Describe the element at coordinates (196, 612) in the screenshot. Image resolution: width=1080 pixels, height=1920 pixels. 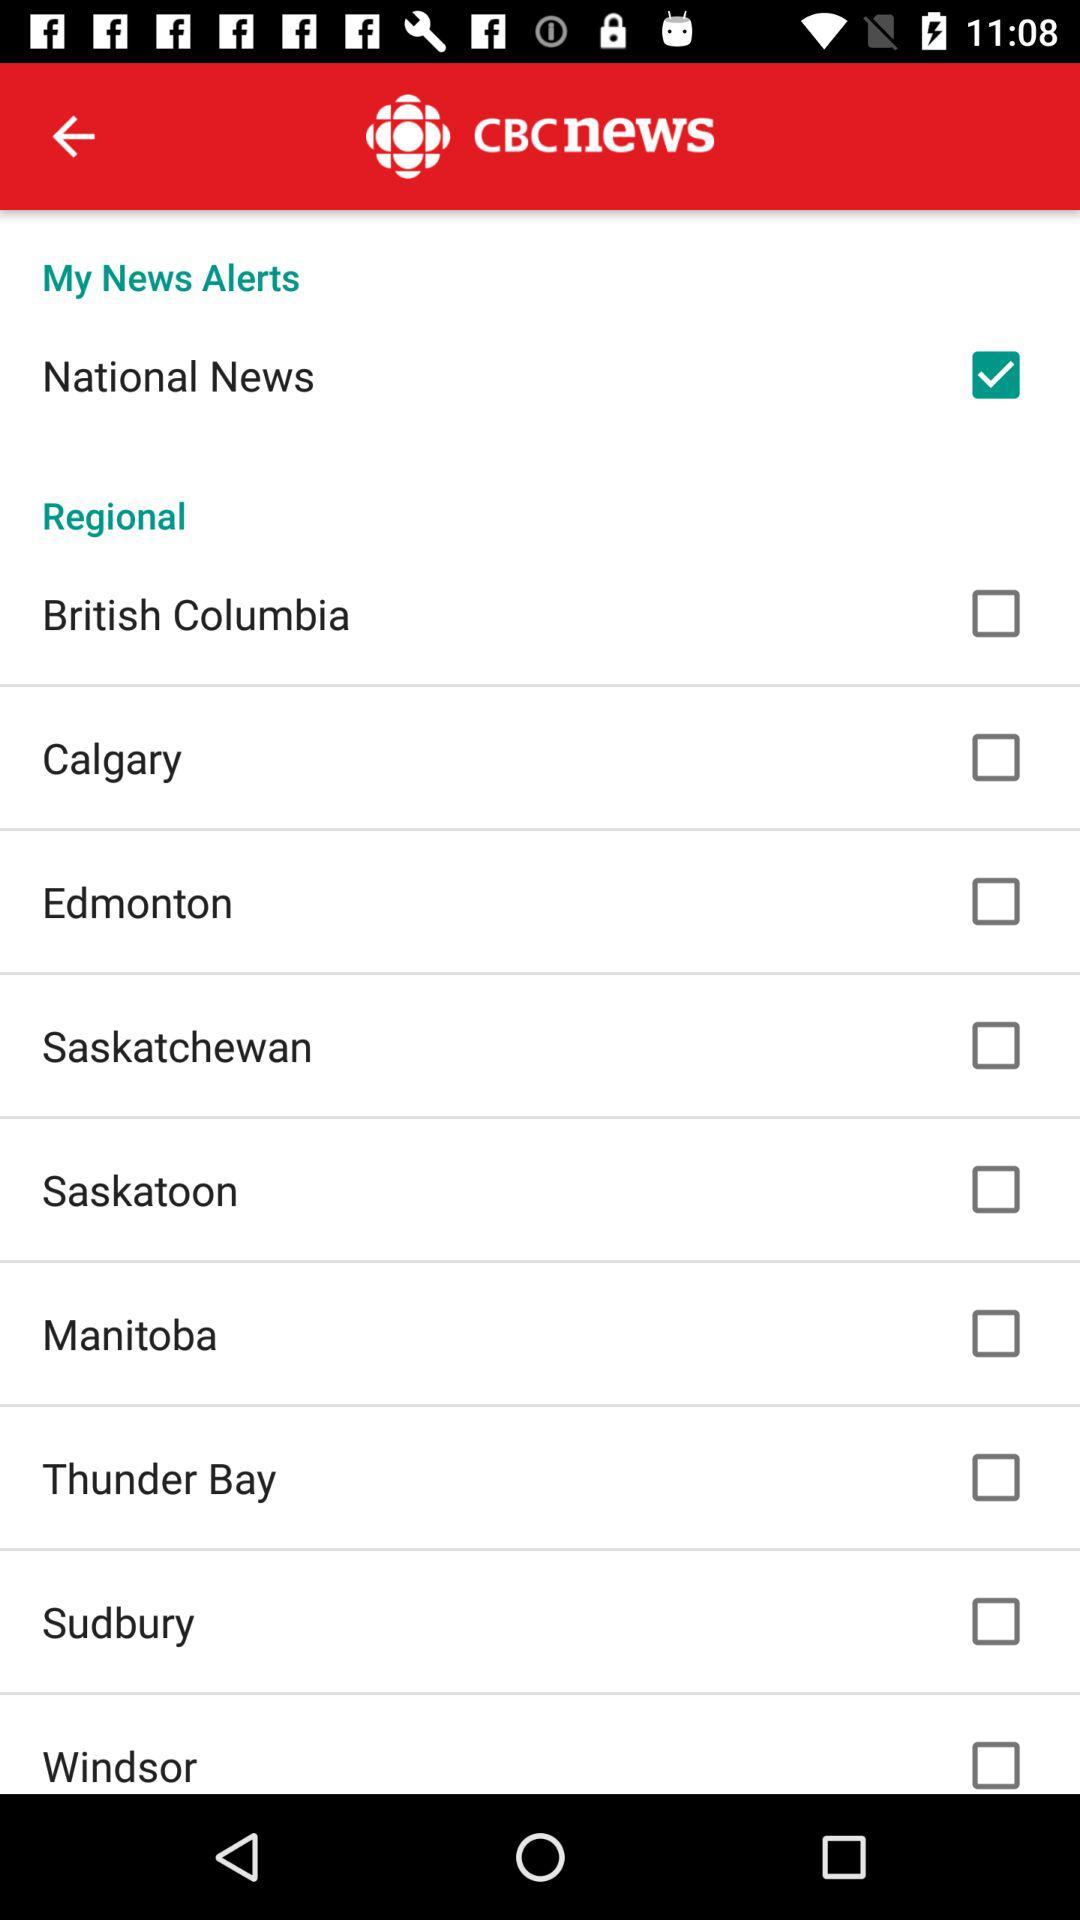
I see `british columbia icon` at that location.